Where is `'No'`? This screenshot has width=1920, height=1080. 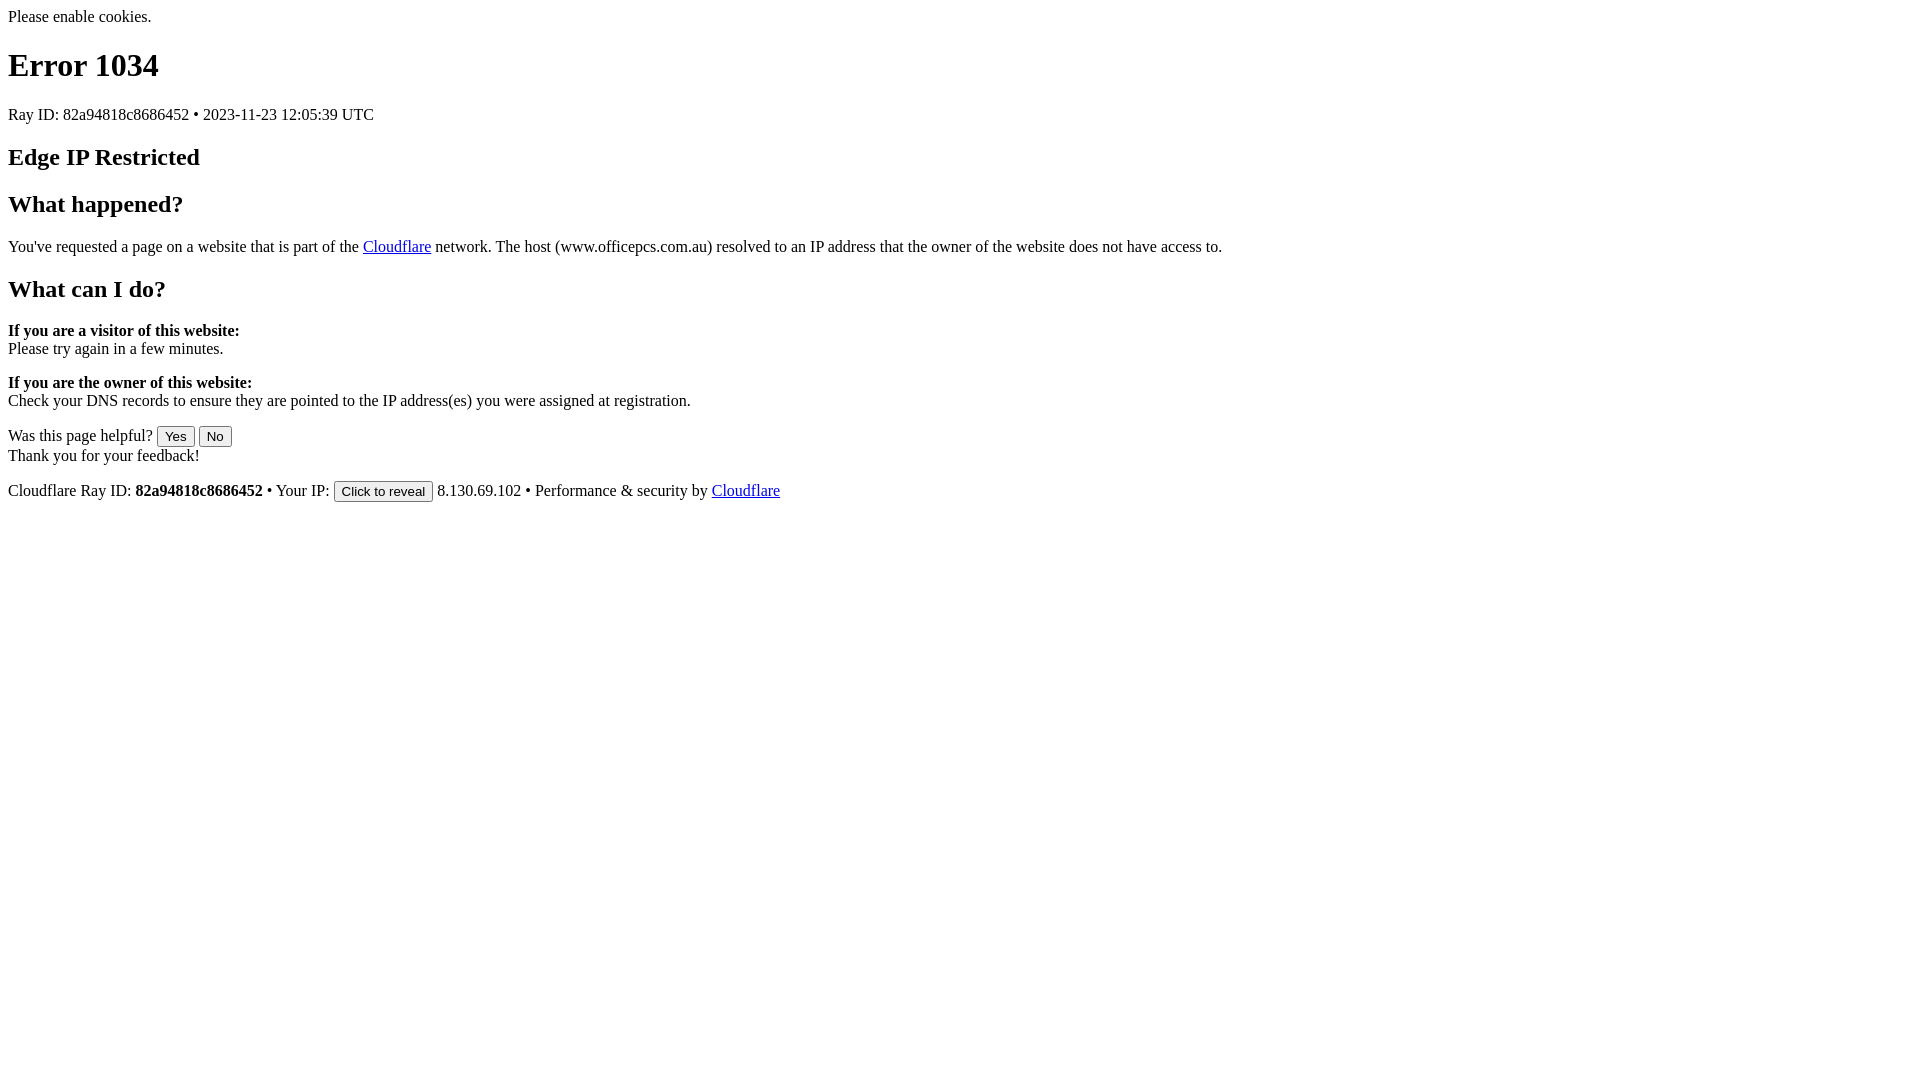
'No' is located at coordinates (215, 435).